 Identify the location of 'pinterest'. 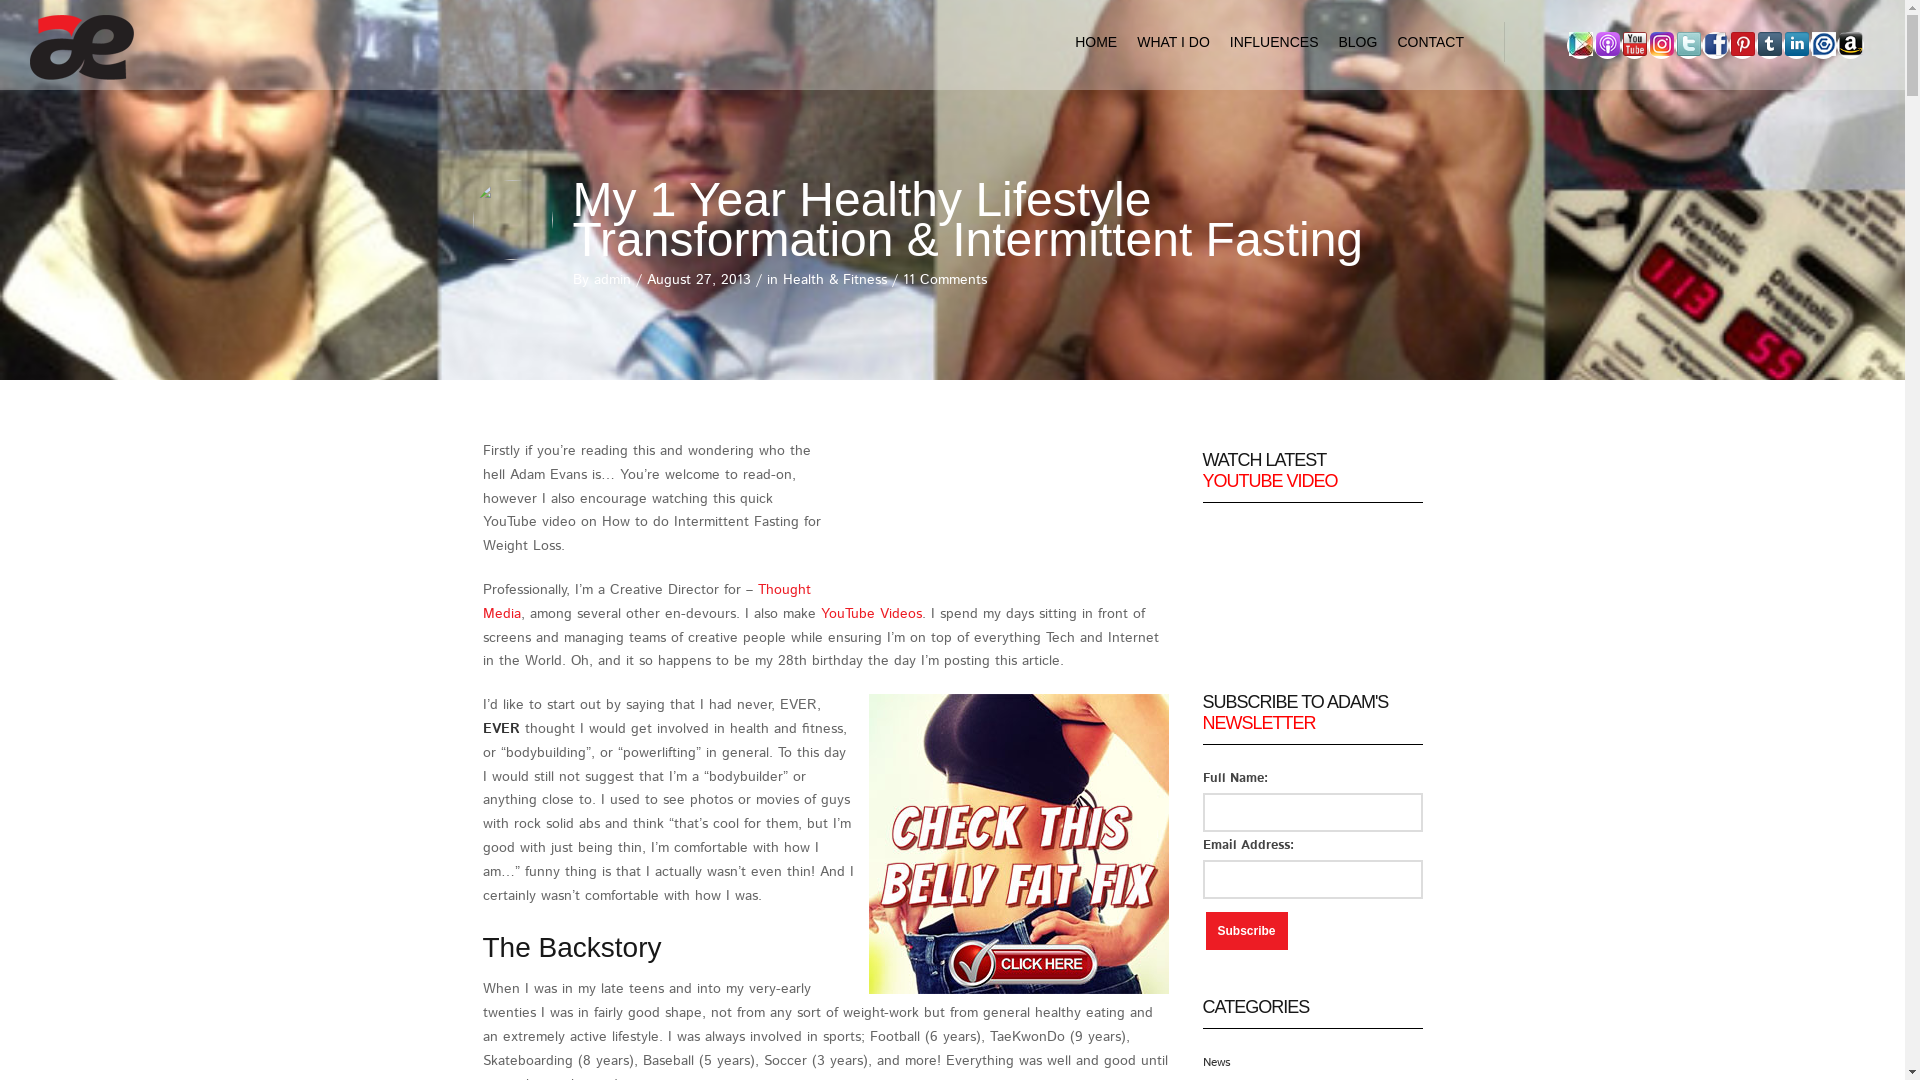
(1740, 45).